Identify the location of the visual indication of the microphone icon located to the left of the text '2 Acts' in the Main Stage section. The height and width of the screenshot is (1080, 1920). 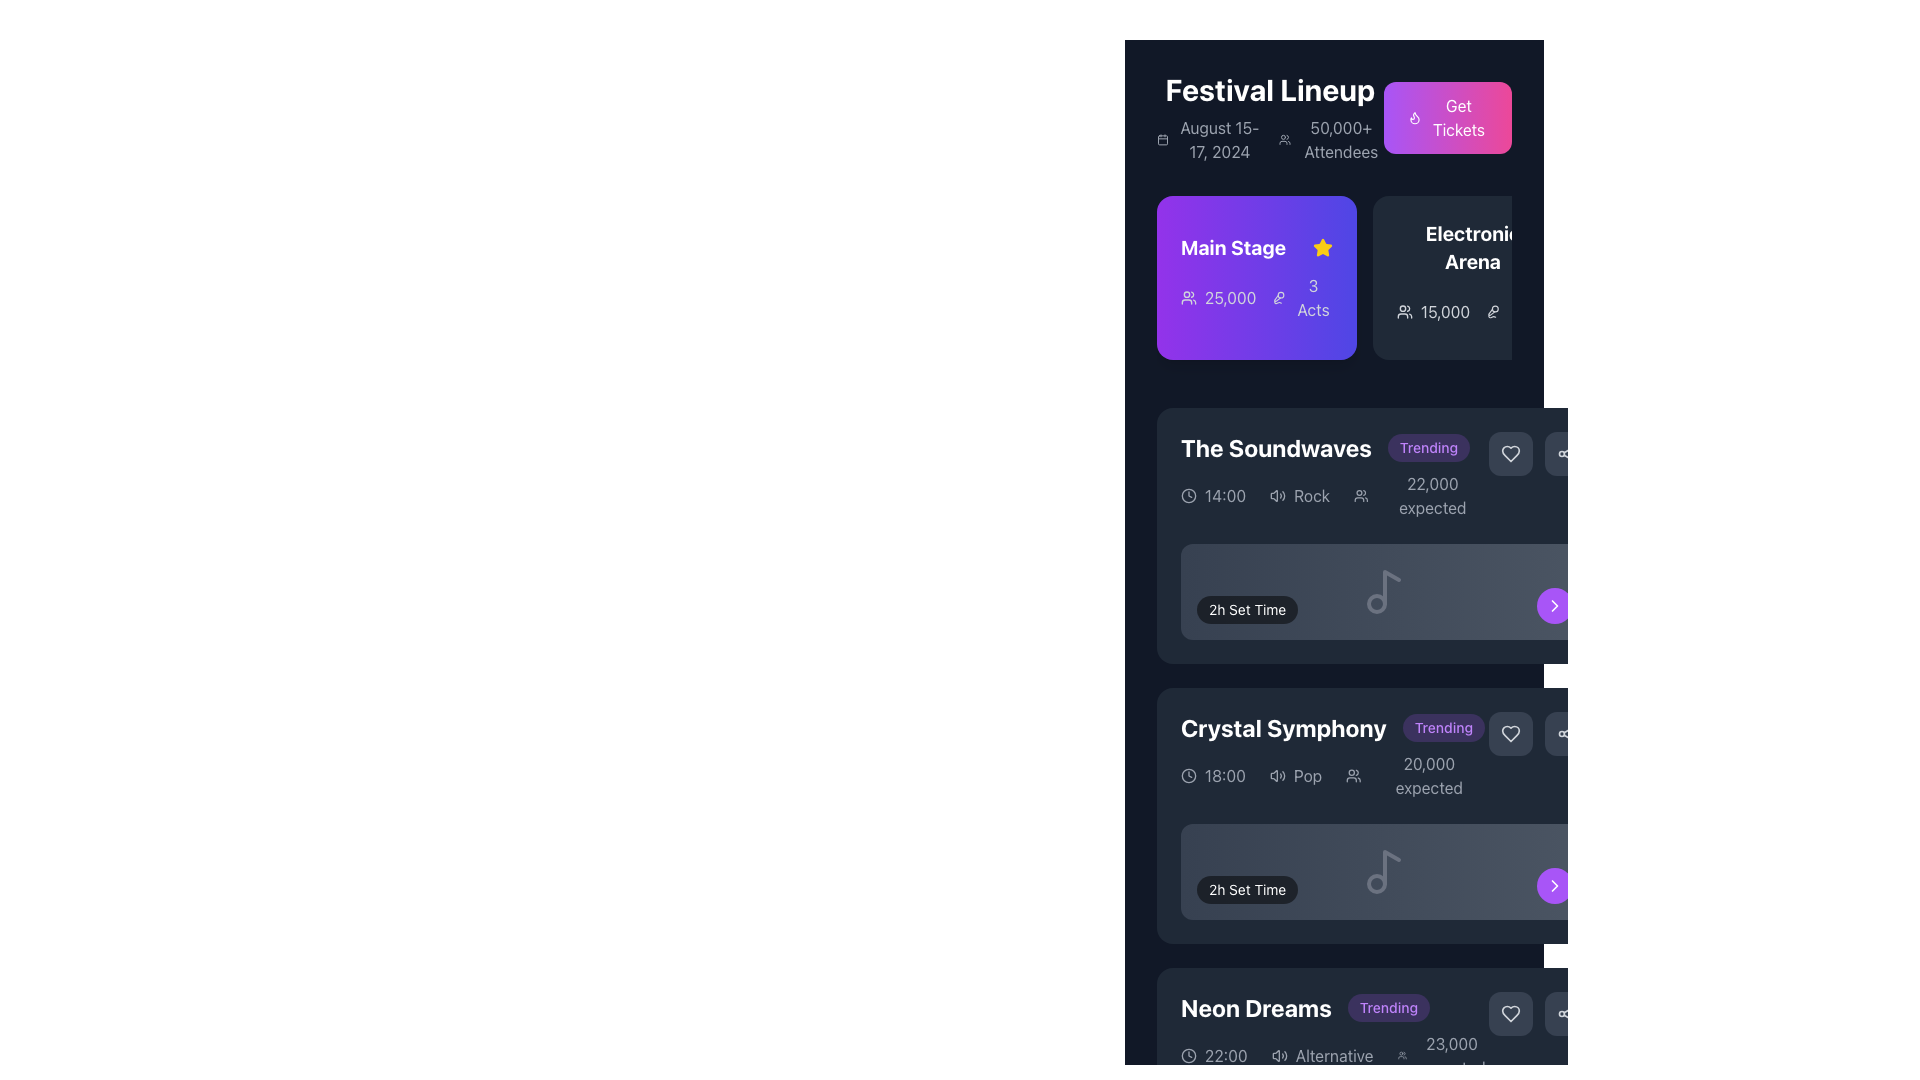
(1493, 312).